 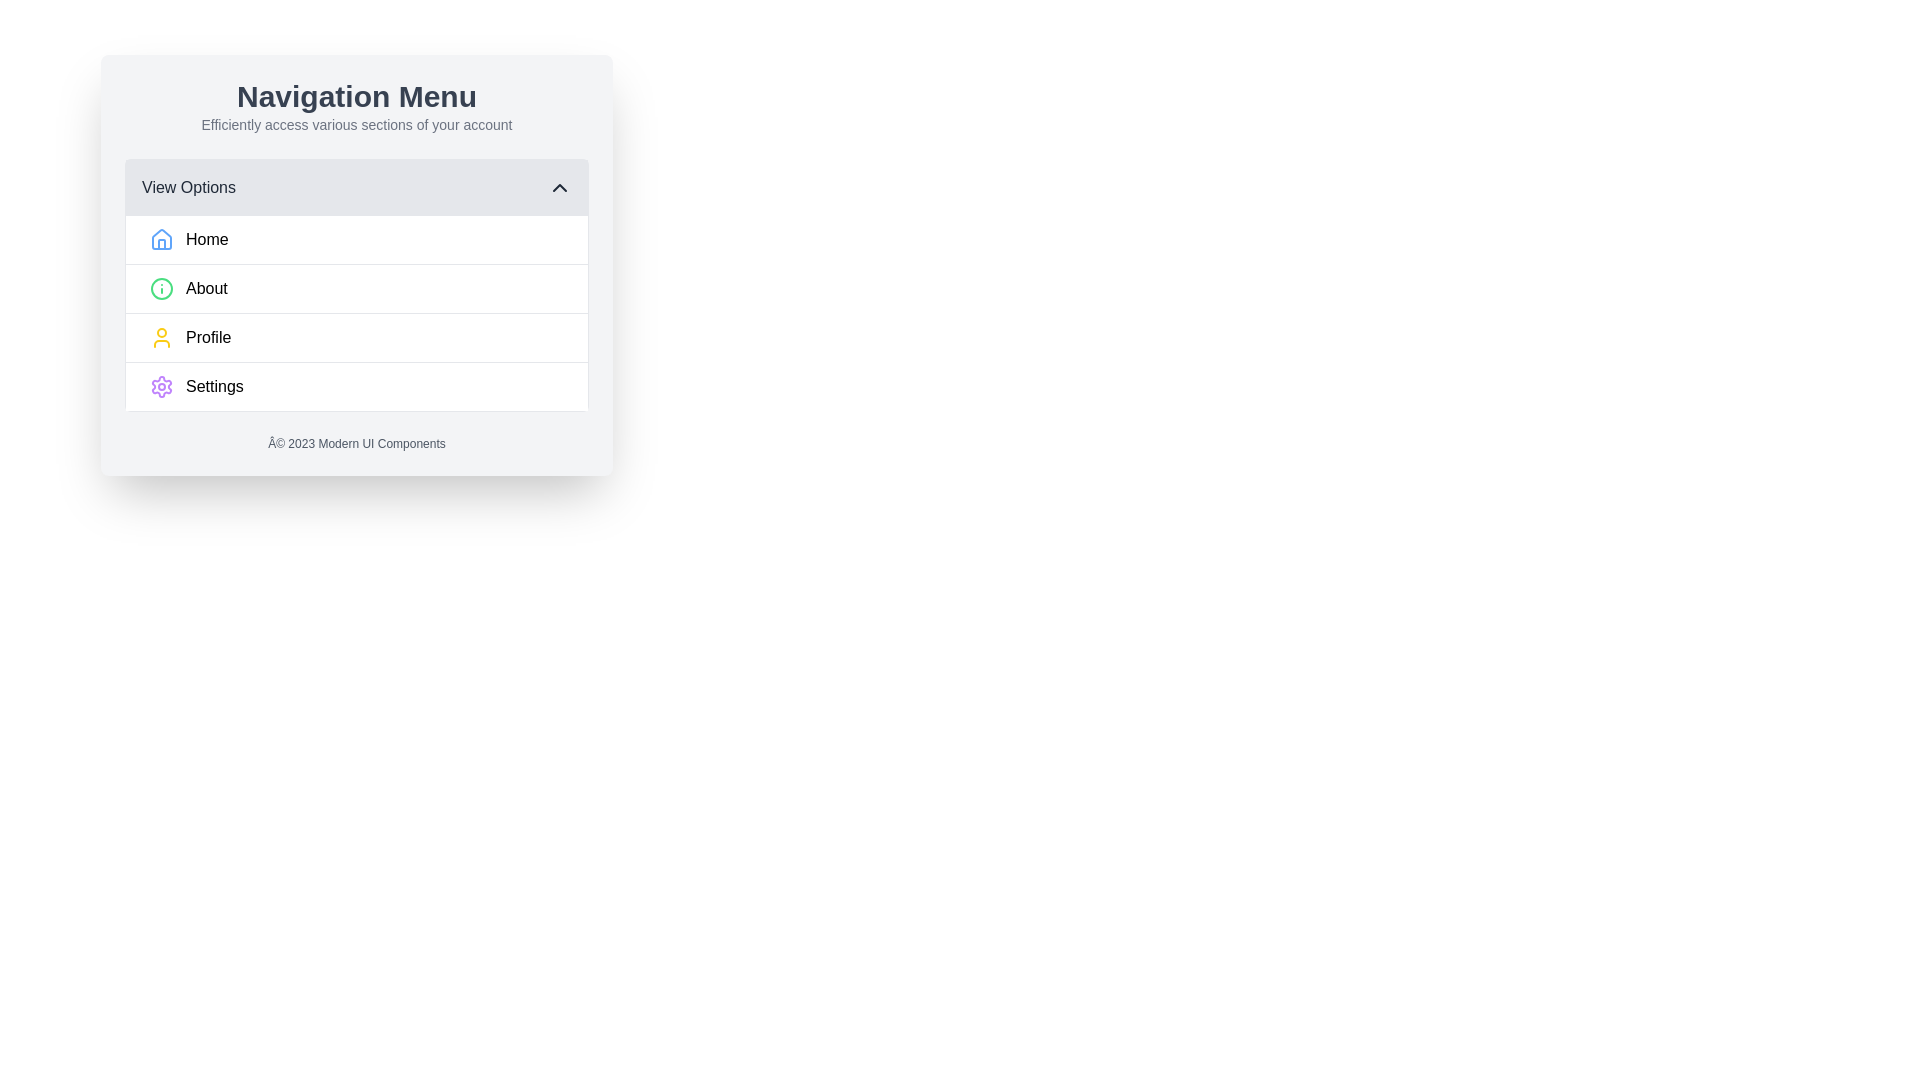 I want to click on the vertical rectangular shape that forms part of the house icon in the navigation menu, so click(x=162, y=243).